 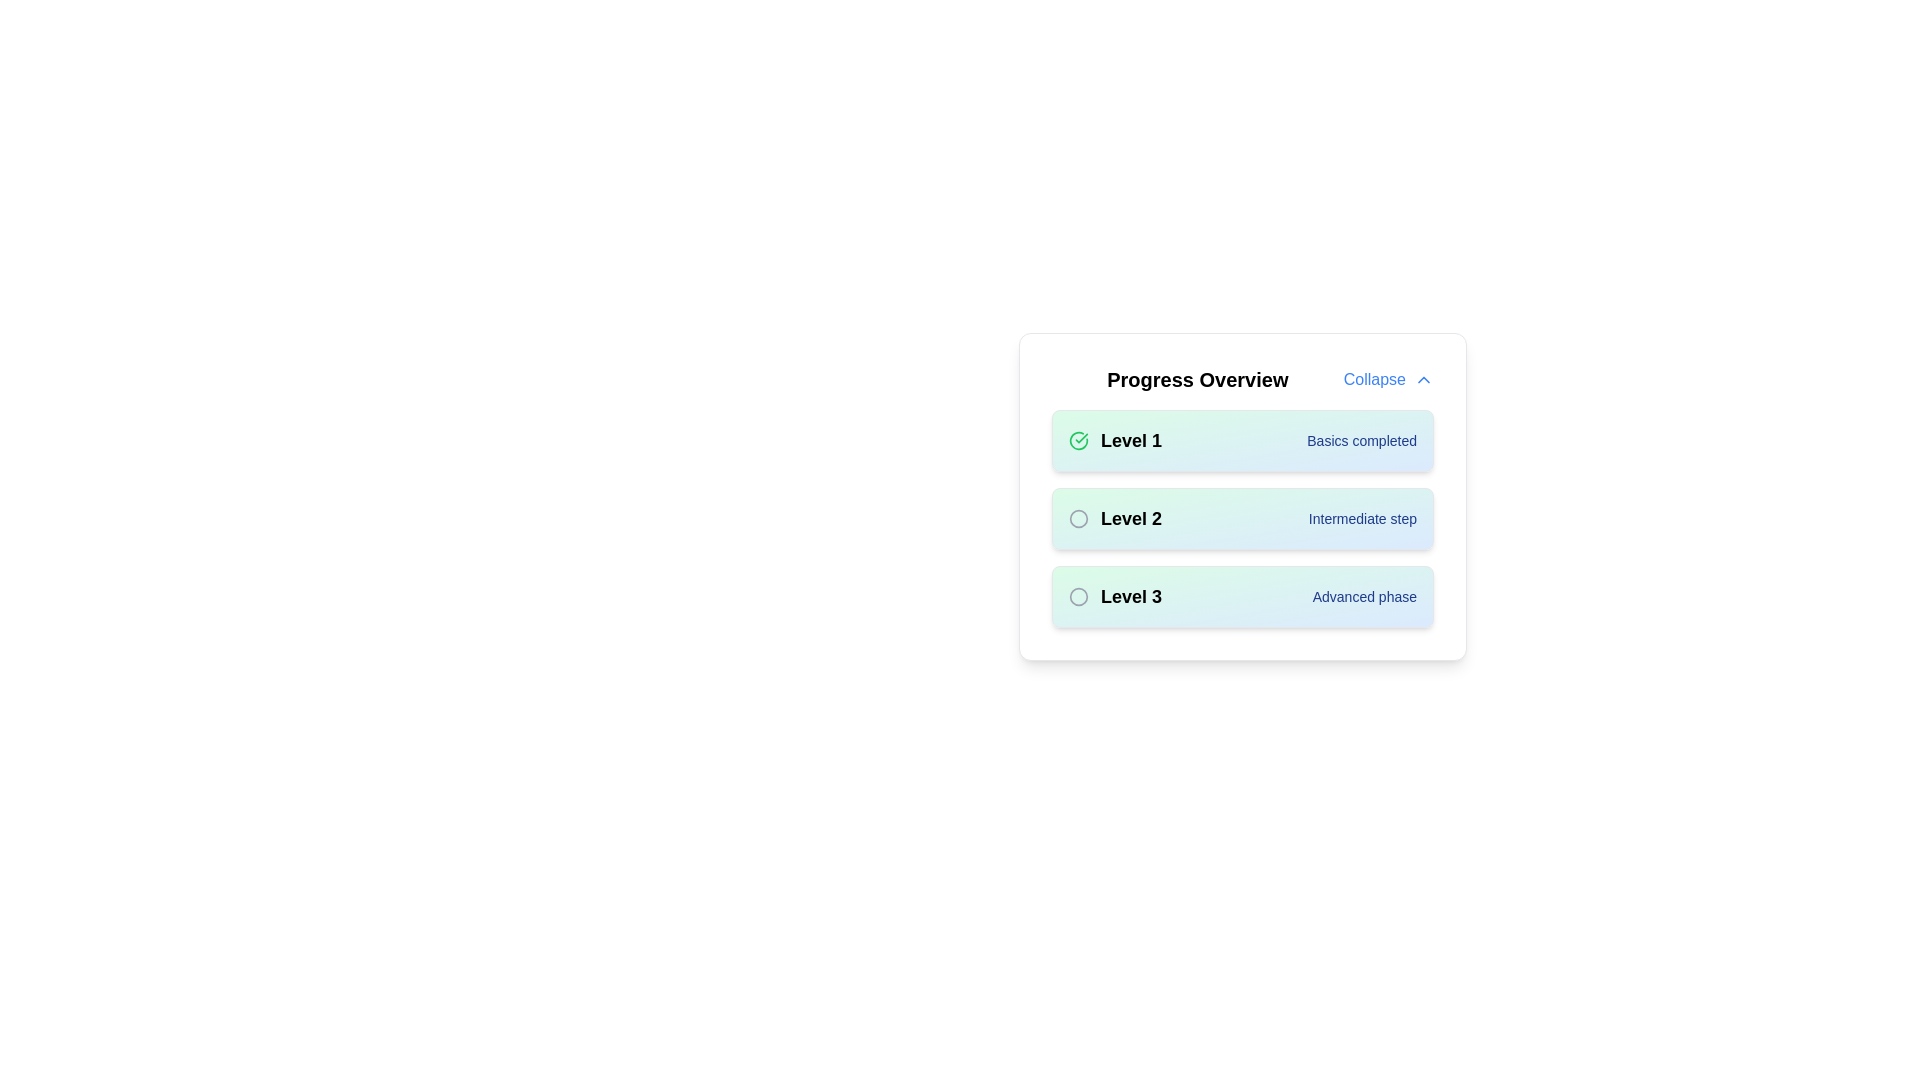 I want to click on the 'Collapse' interactive button styled as a hyperlink located in the top-right corner of the 'Progress Overview' section, so click(x=1387, y=380).